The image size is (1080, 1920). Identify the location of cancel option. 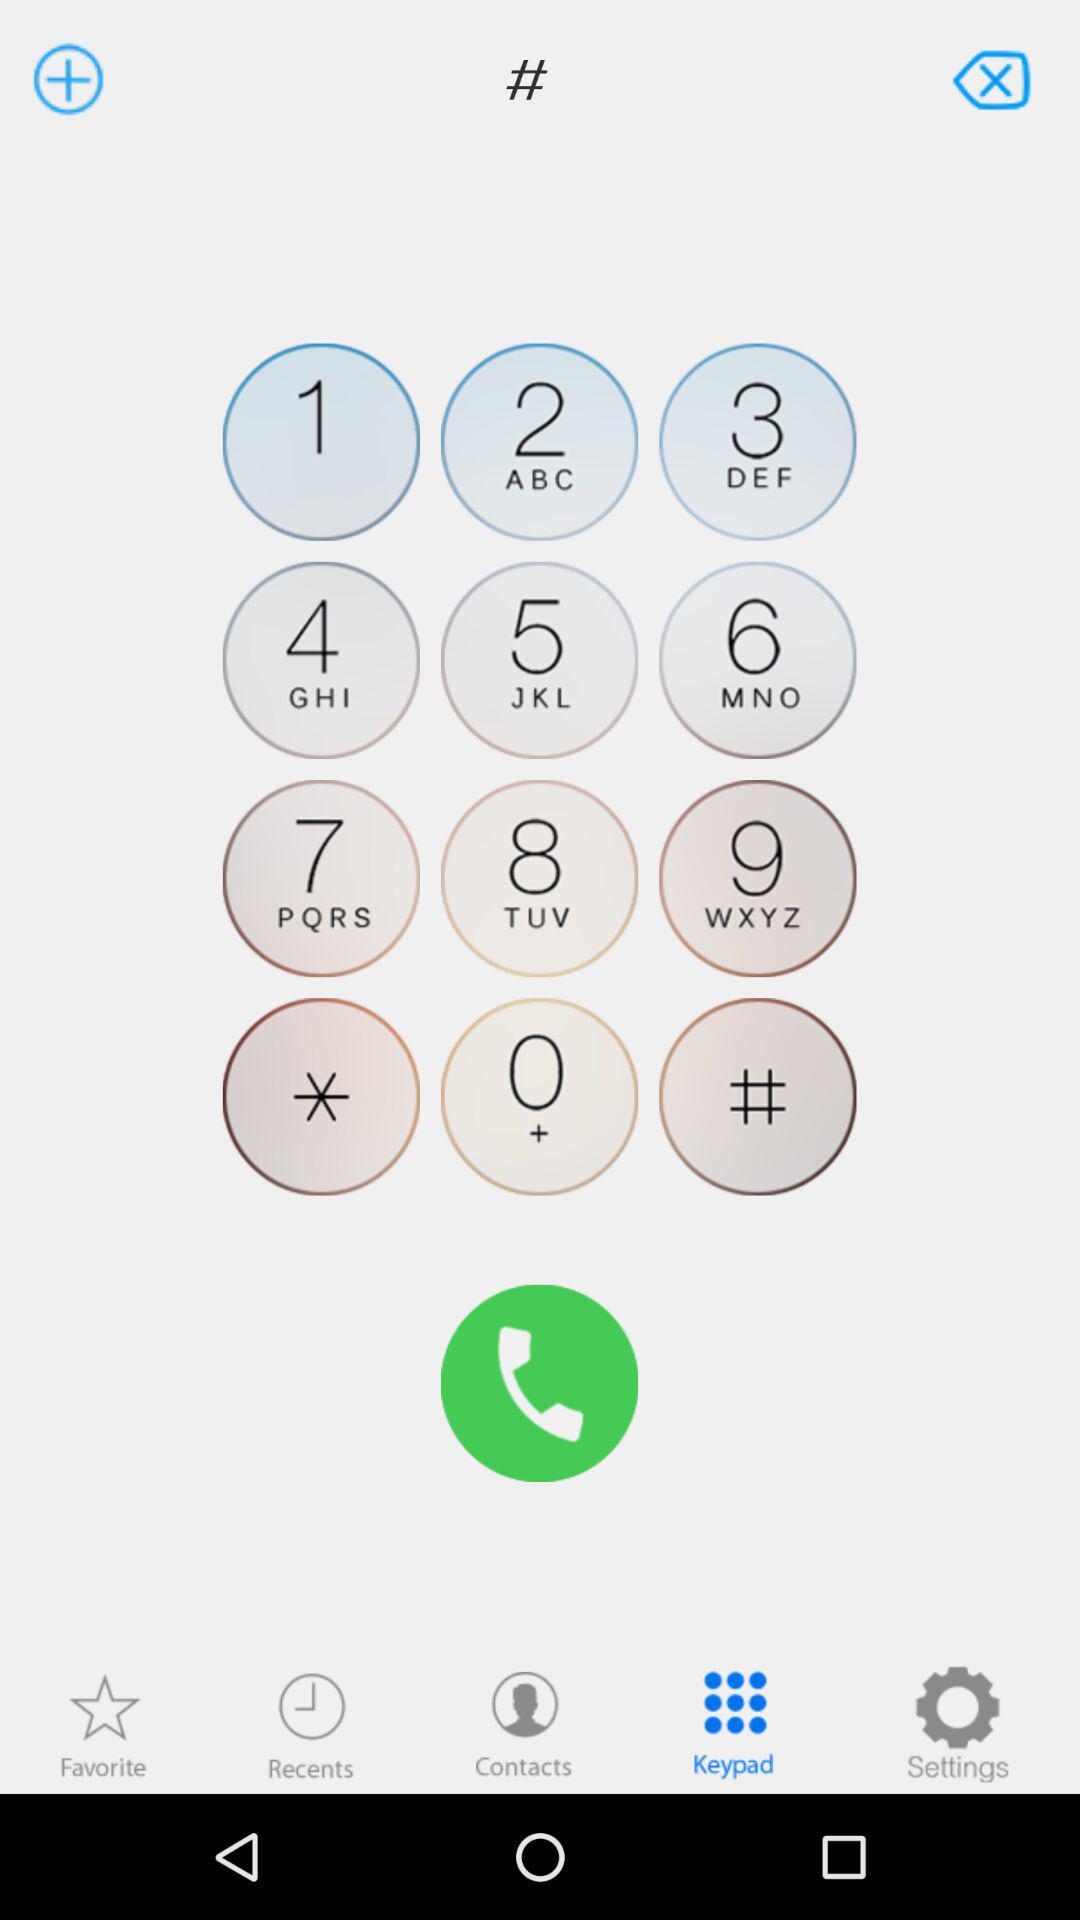
(994, 78).